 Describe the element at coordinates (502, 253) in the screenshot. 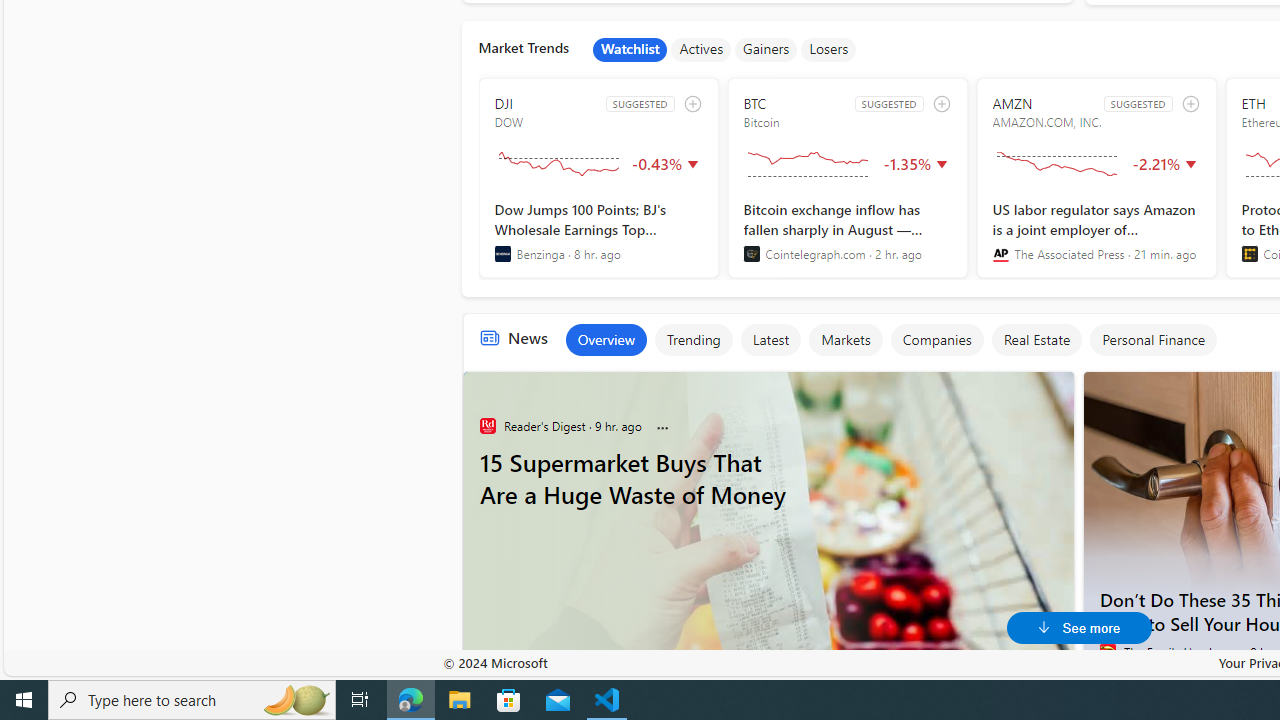

I see `'Benzinga'` at that location.